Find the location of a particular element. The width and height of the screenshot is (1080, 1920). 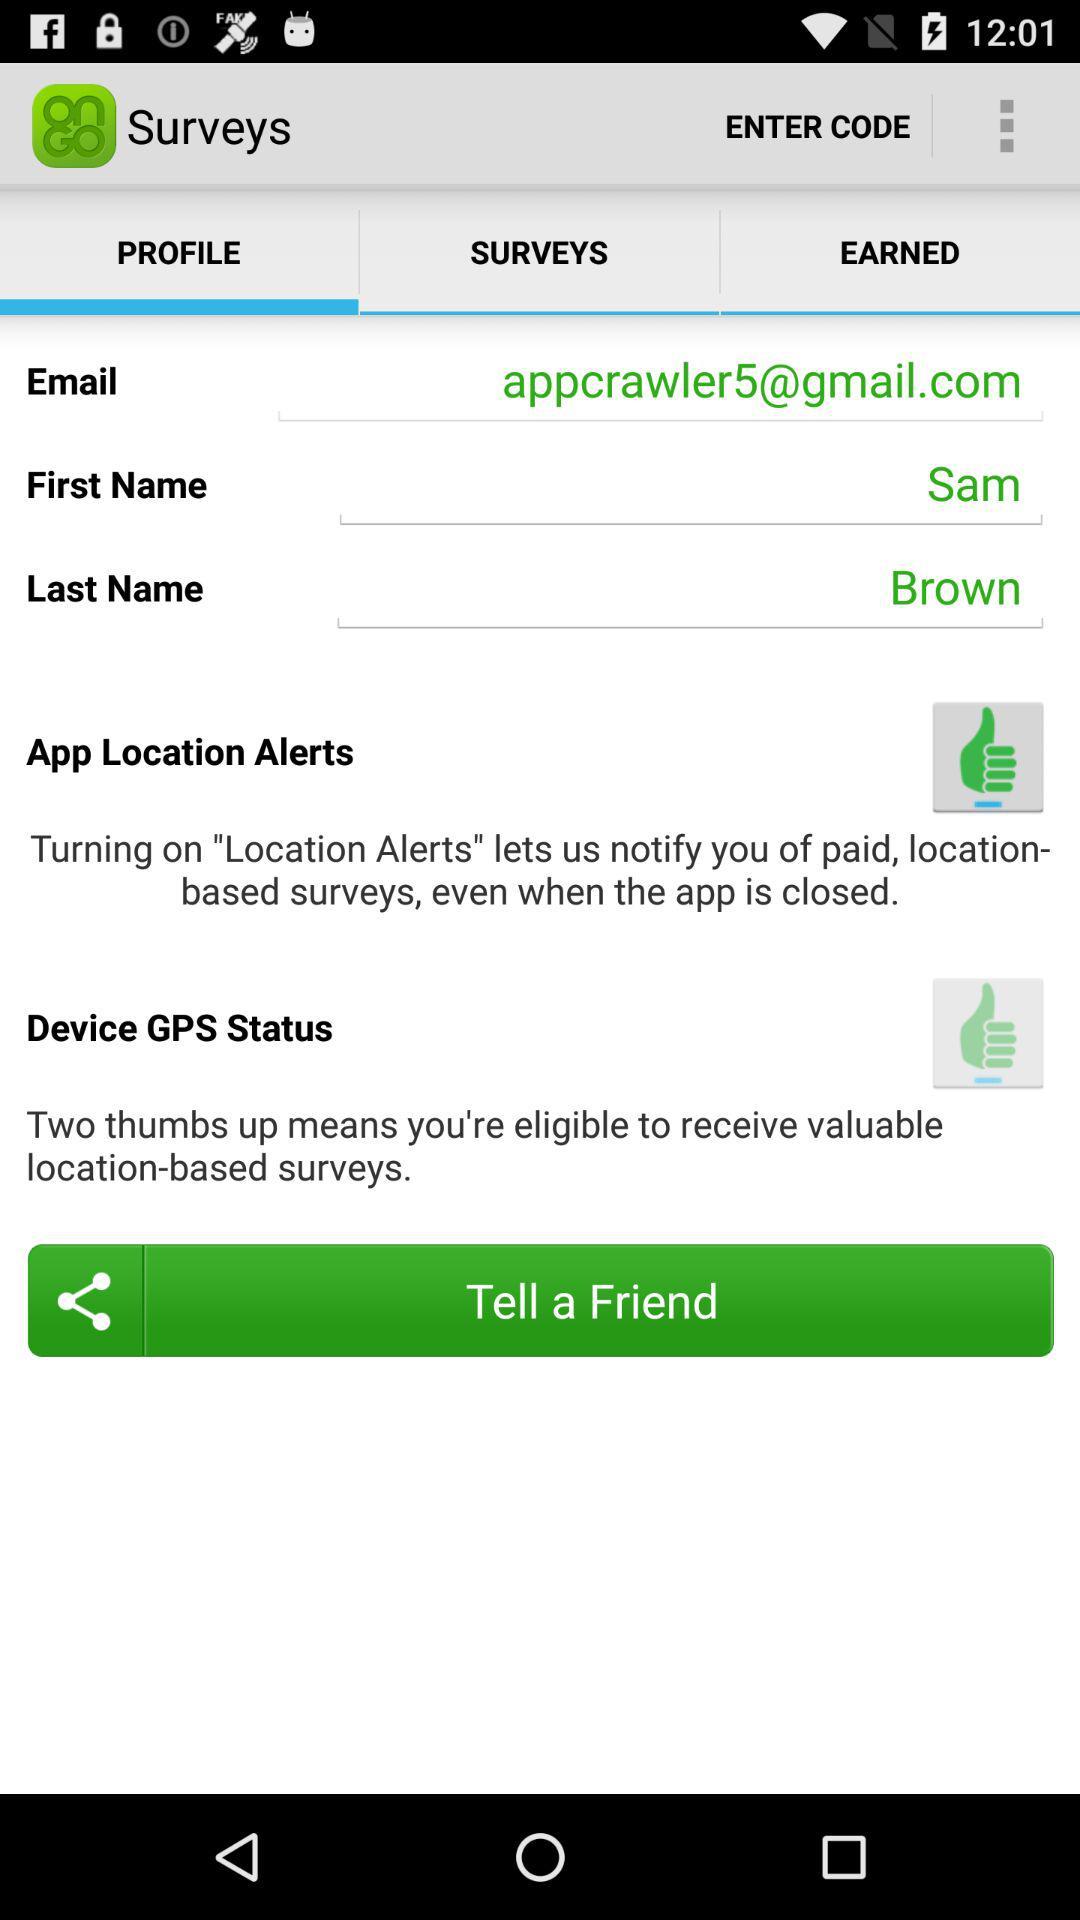

the search bar beside the text email is located at coordinates (660, 380).